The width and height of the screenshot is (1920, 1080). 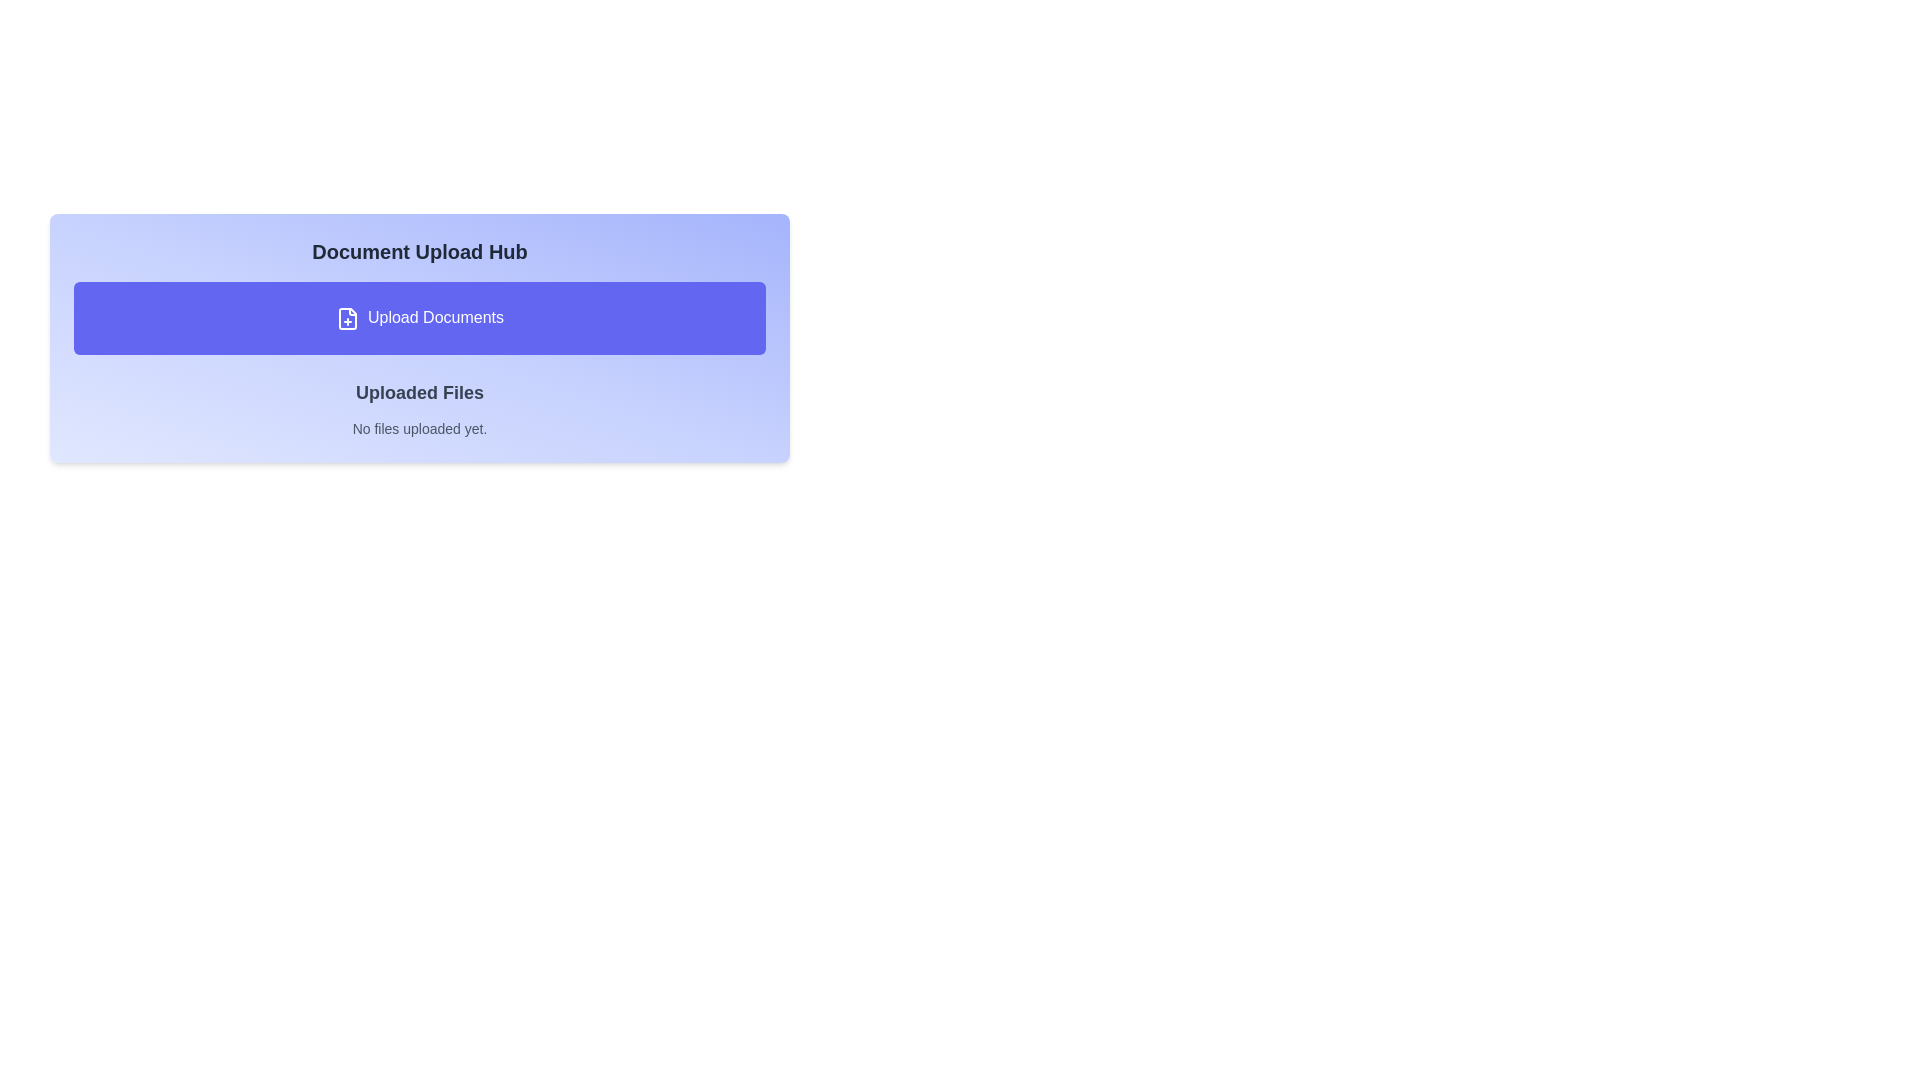 What do you see at coordinates (419, 316) in the screenshot?
I see `the 'Upload Documents' button located in the 'Document Upload Hub' to observe the hover effect` at bounding box center [419, 316].